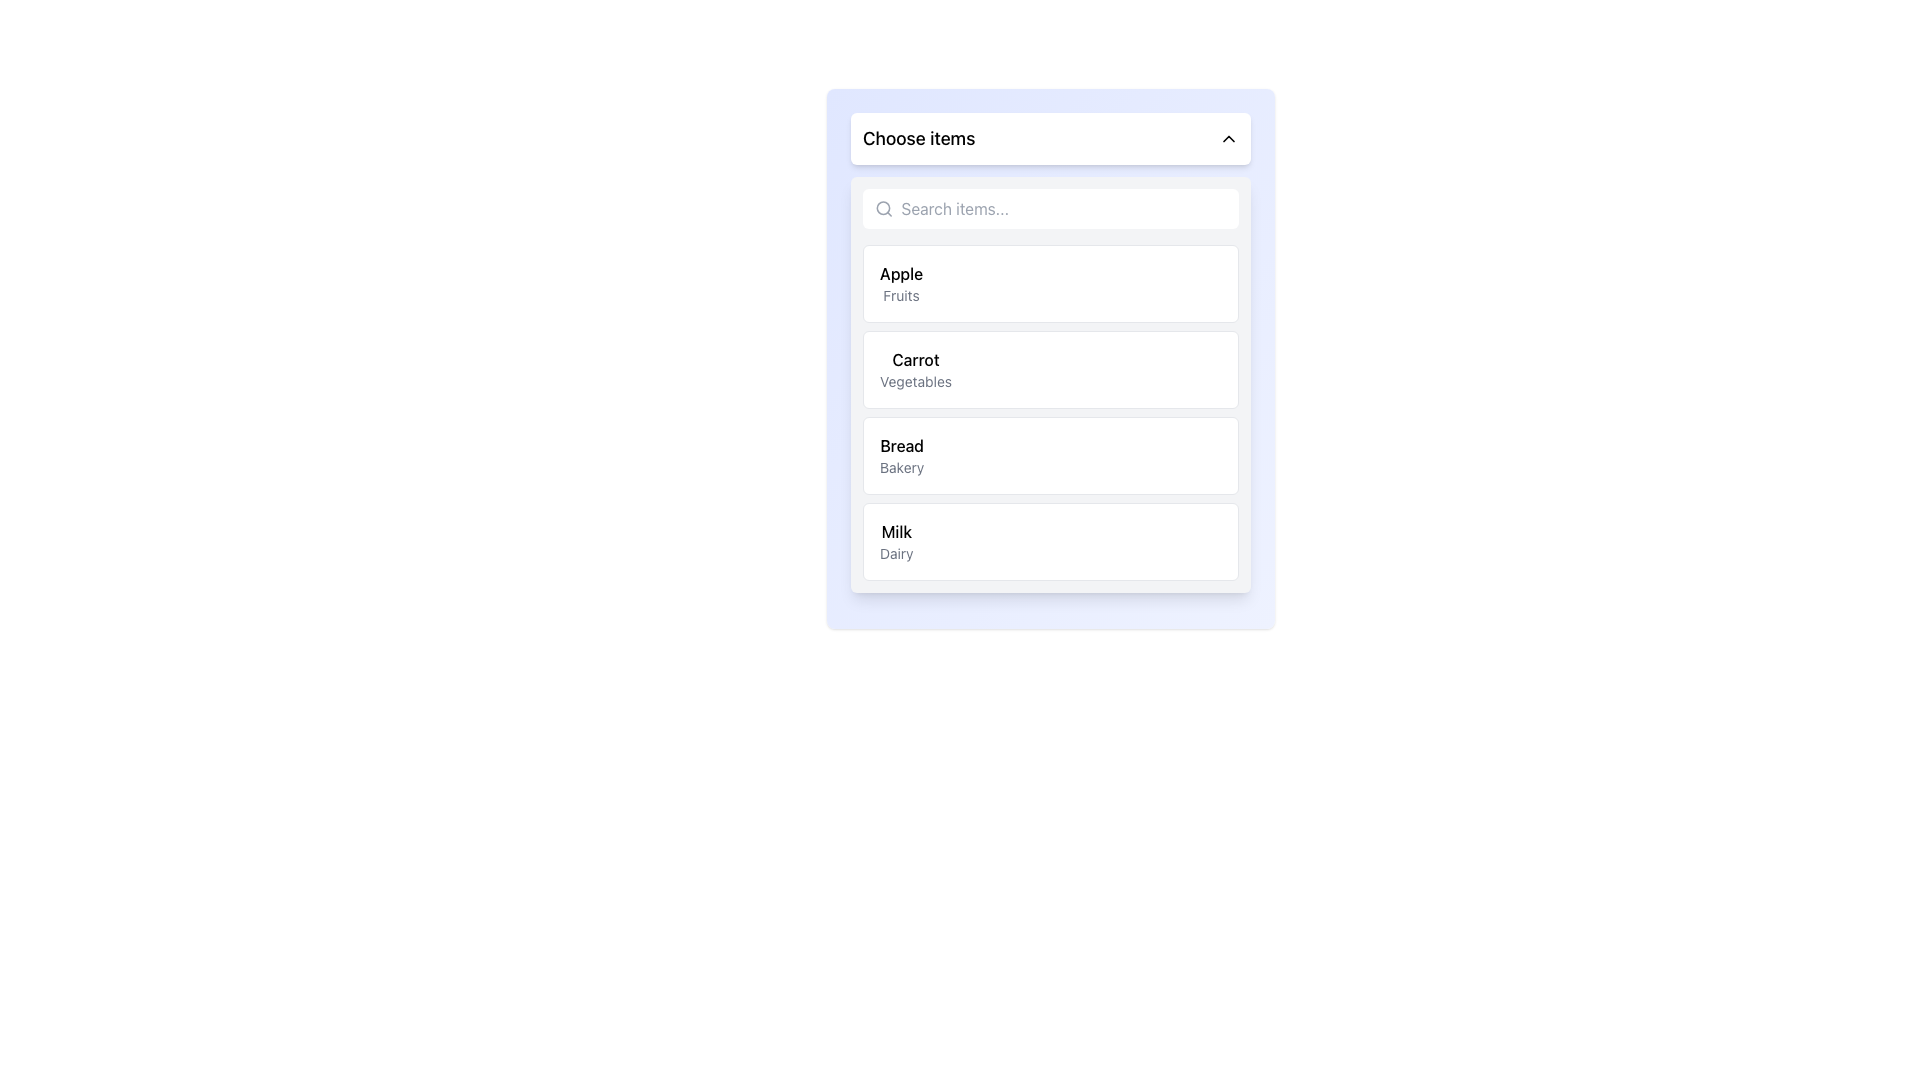 The image size is (1920, 1080). What do you see at coordinates (901, 455) in the screenshot?
I see `text content of the label displaying 'Bread' categorized under 'Bakery', which is the third item in a vertical list within a modal` at bounding box center [901, 455].